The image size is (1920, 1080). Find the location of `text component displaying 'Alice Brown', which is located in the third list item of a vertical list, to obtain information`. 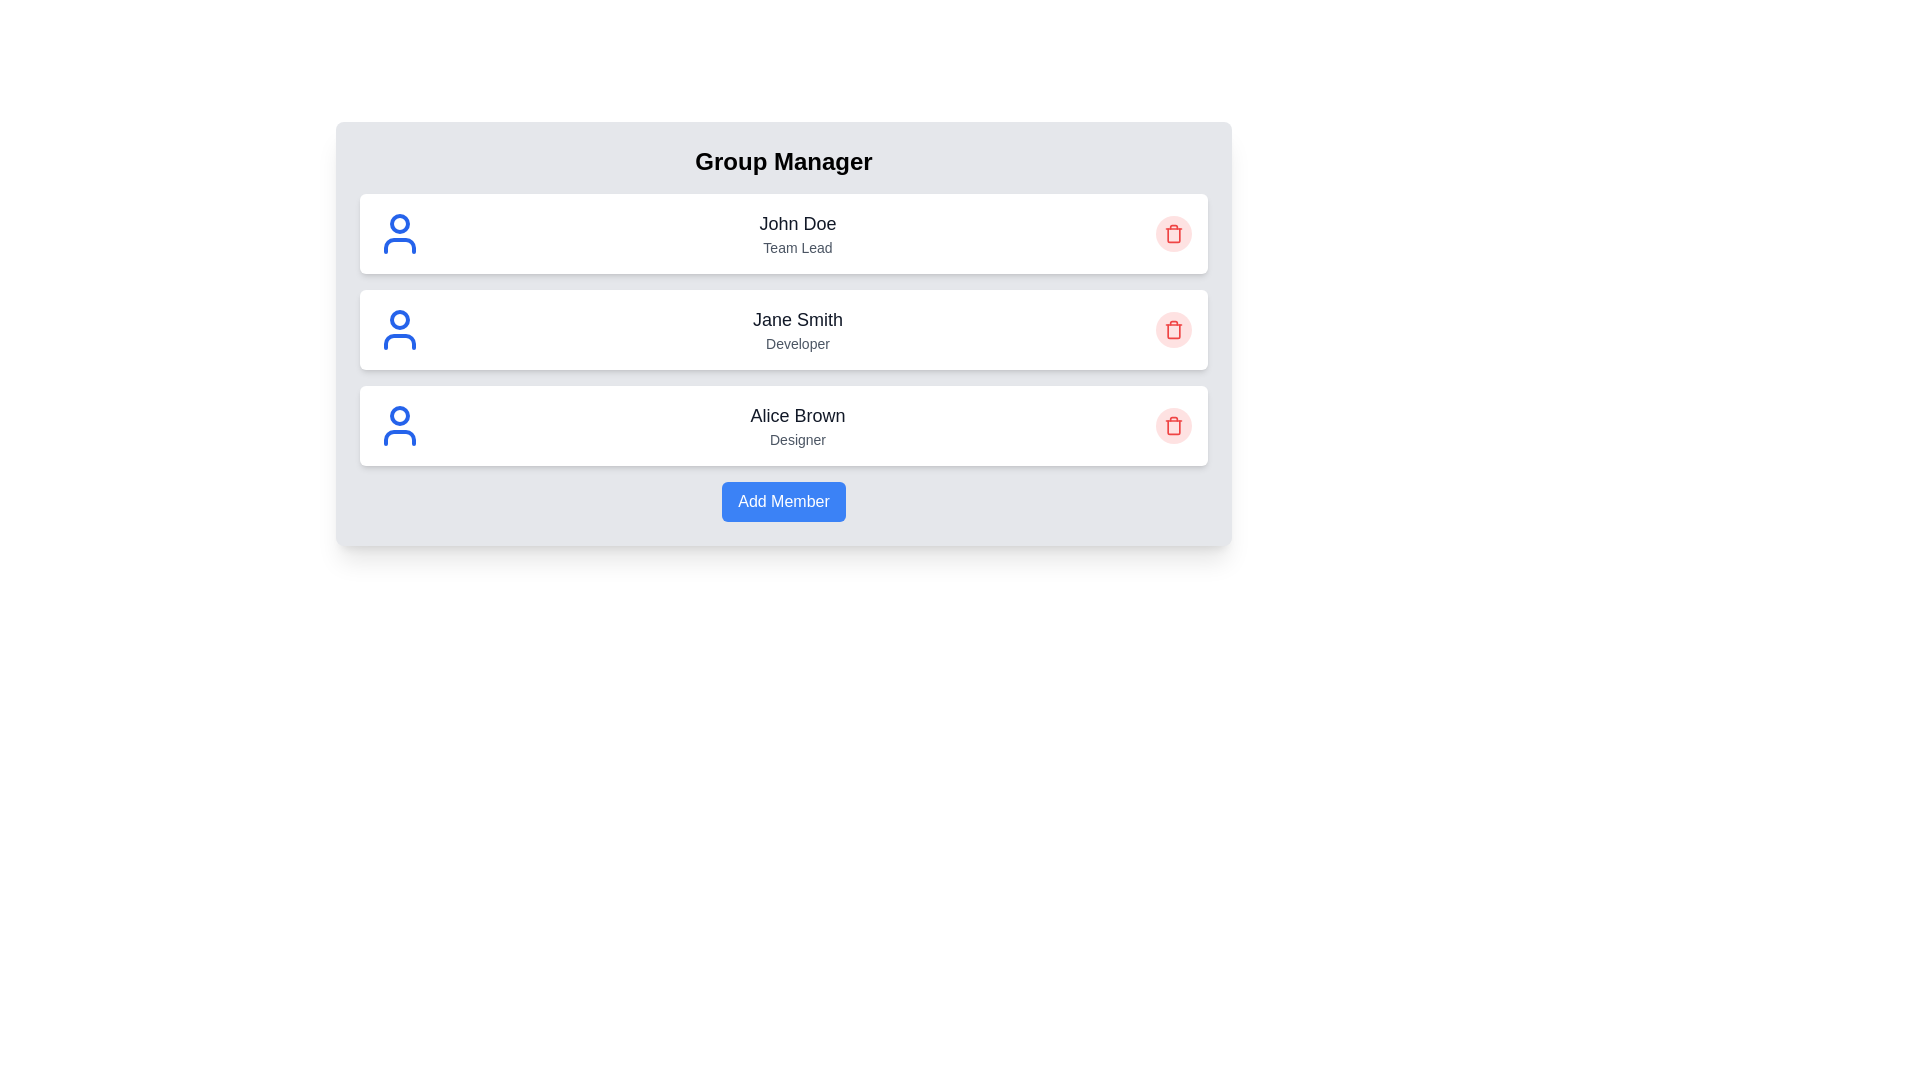

text component displaying 'Alice Brown', which is located in the third list item of a vertical list, to obtain information is located at coordinates (796, 415).